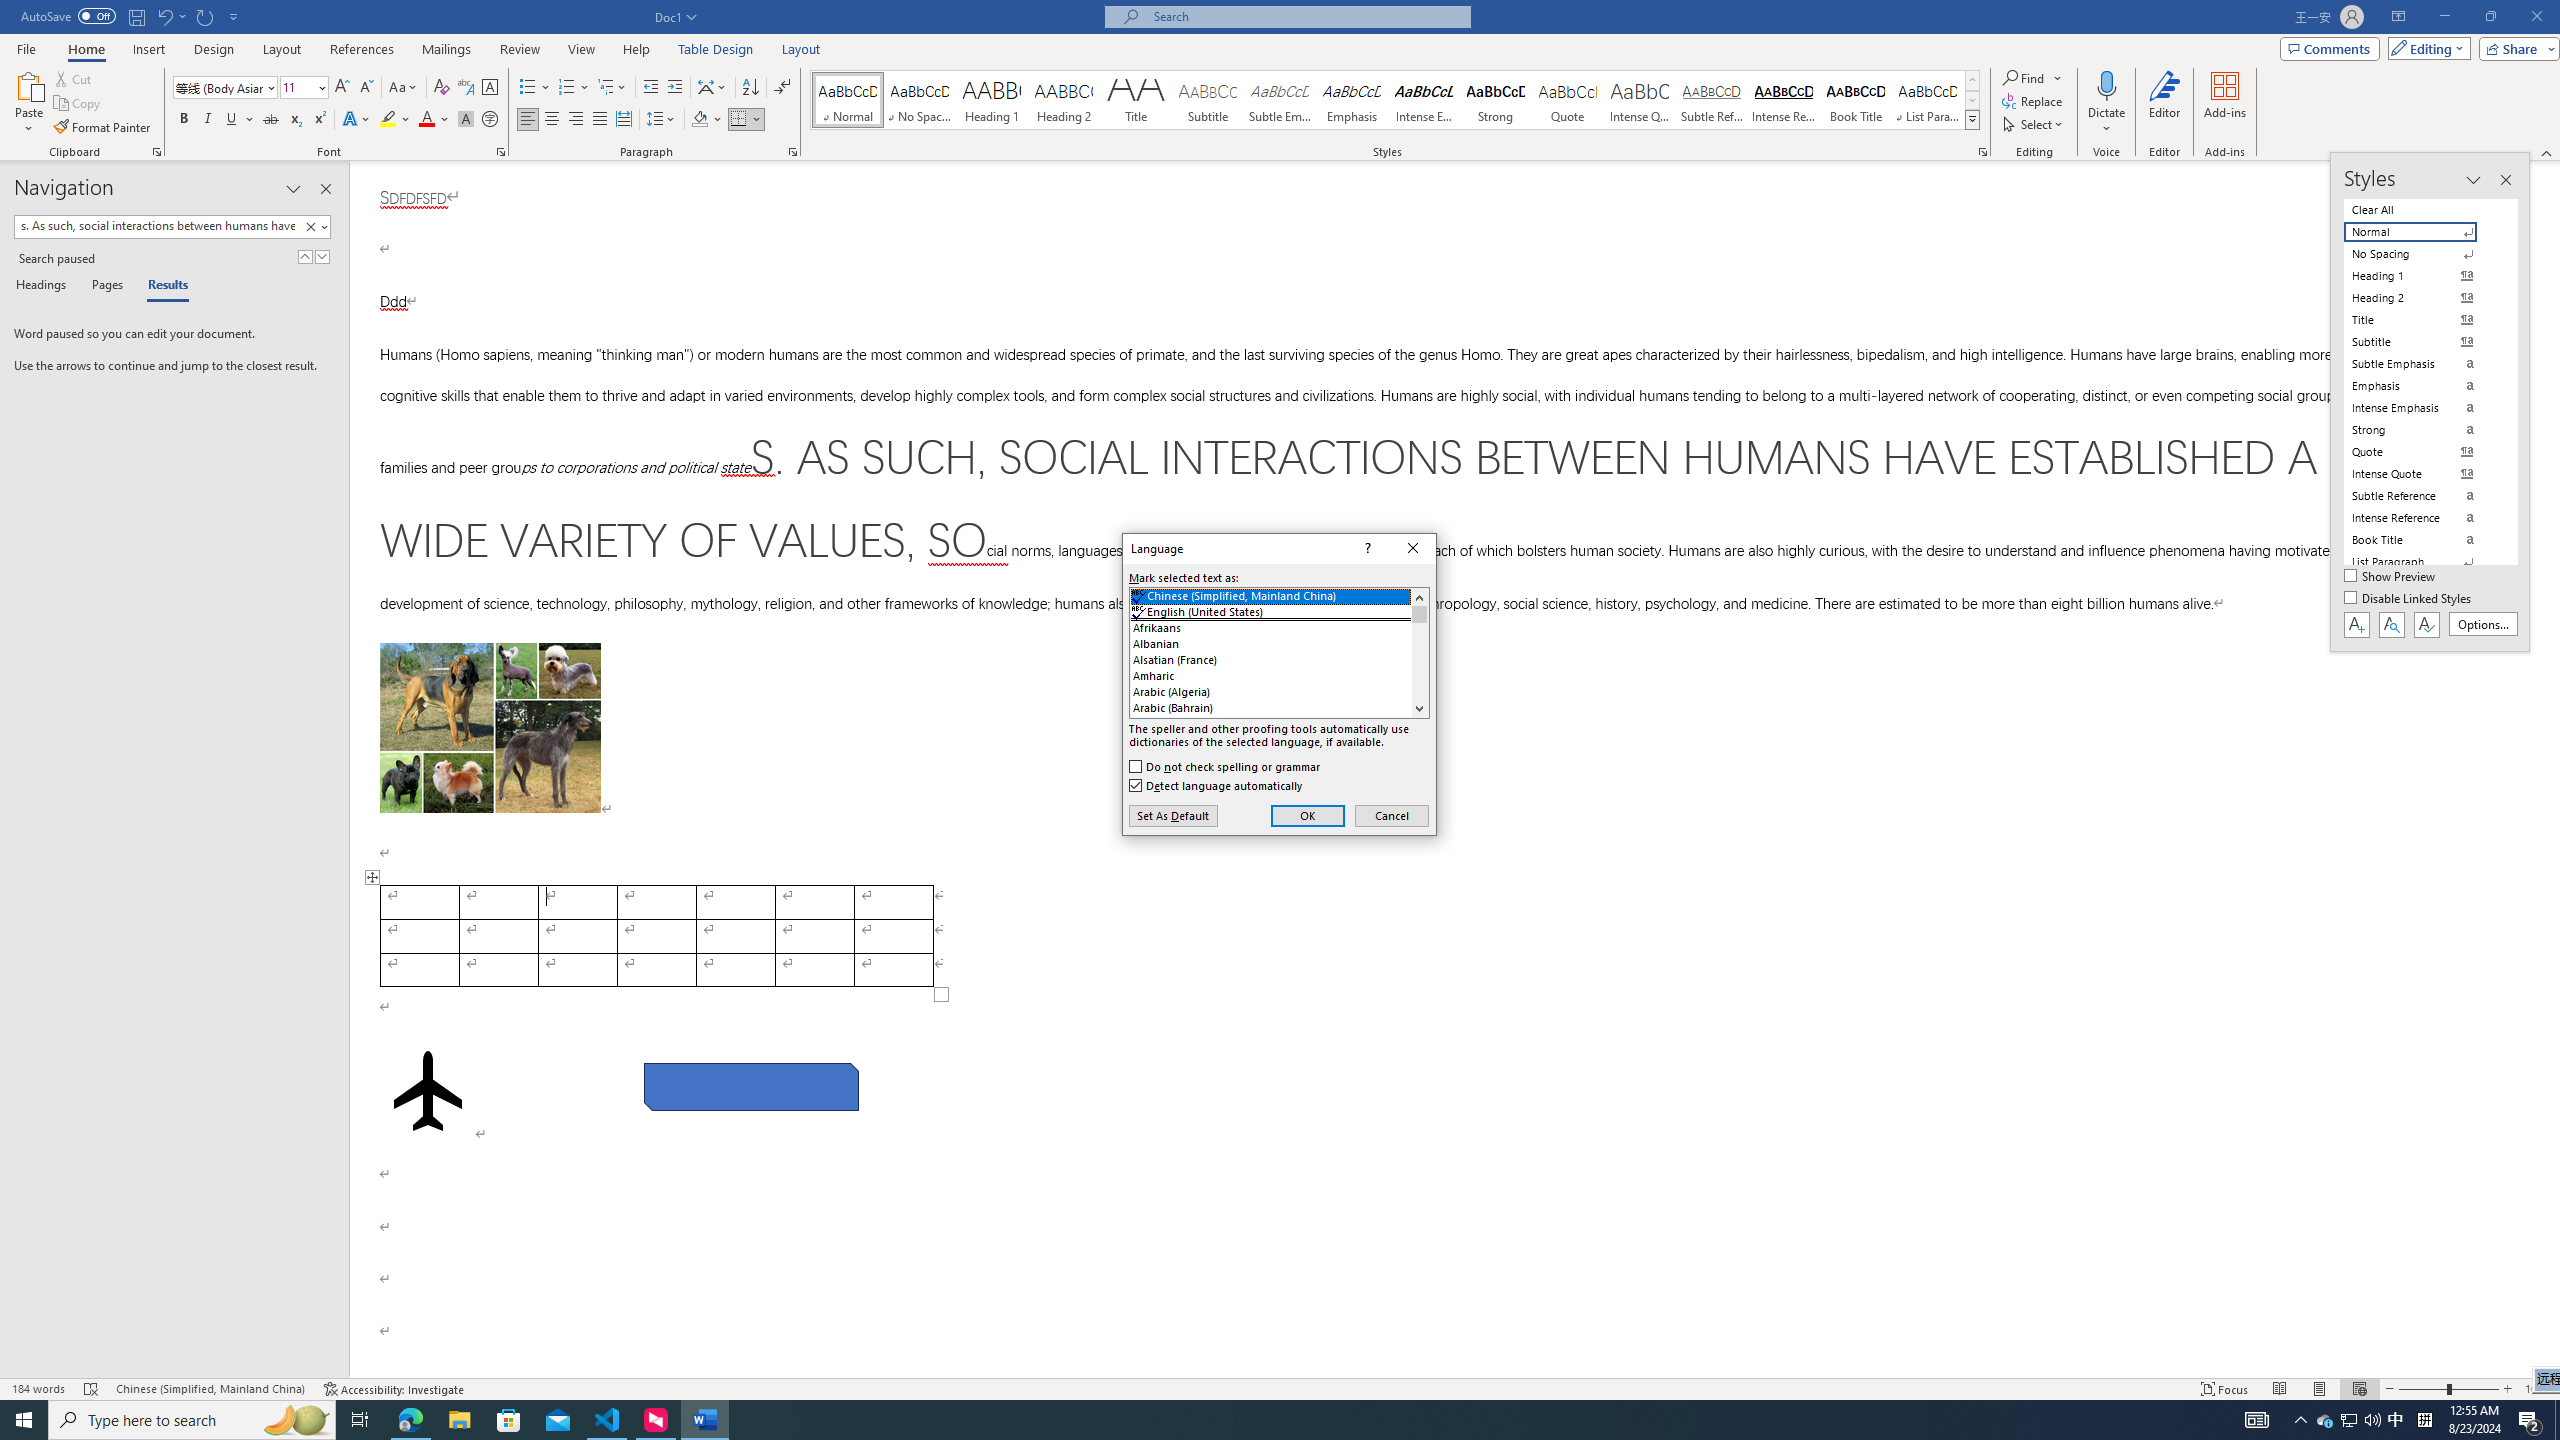 This screenshot has height=1440, width=2560. What do you see at coordinates (1418, 660) in the screenshot?
I see `'Page down'` at bounding box center [1418, 660].